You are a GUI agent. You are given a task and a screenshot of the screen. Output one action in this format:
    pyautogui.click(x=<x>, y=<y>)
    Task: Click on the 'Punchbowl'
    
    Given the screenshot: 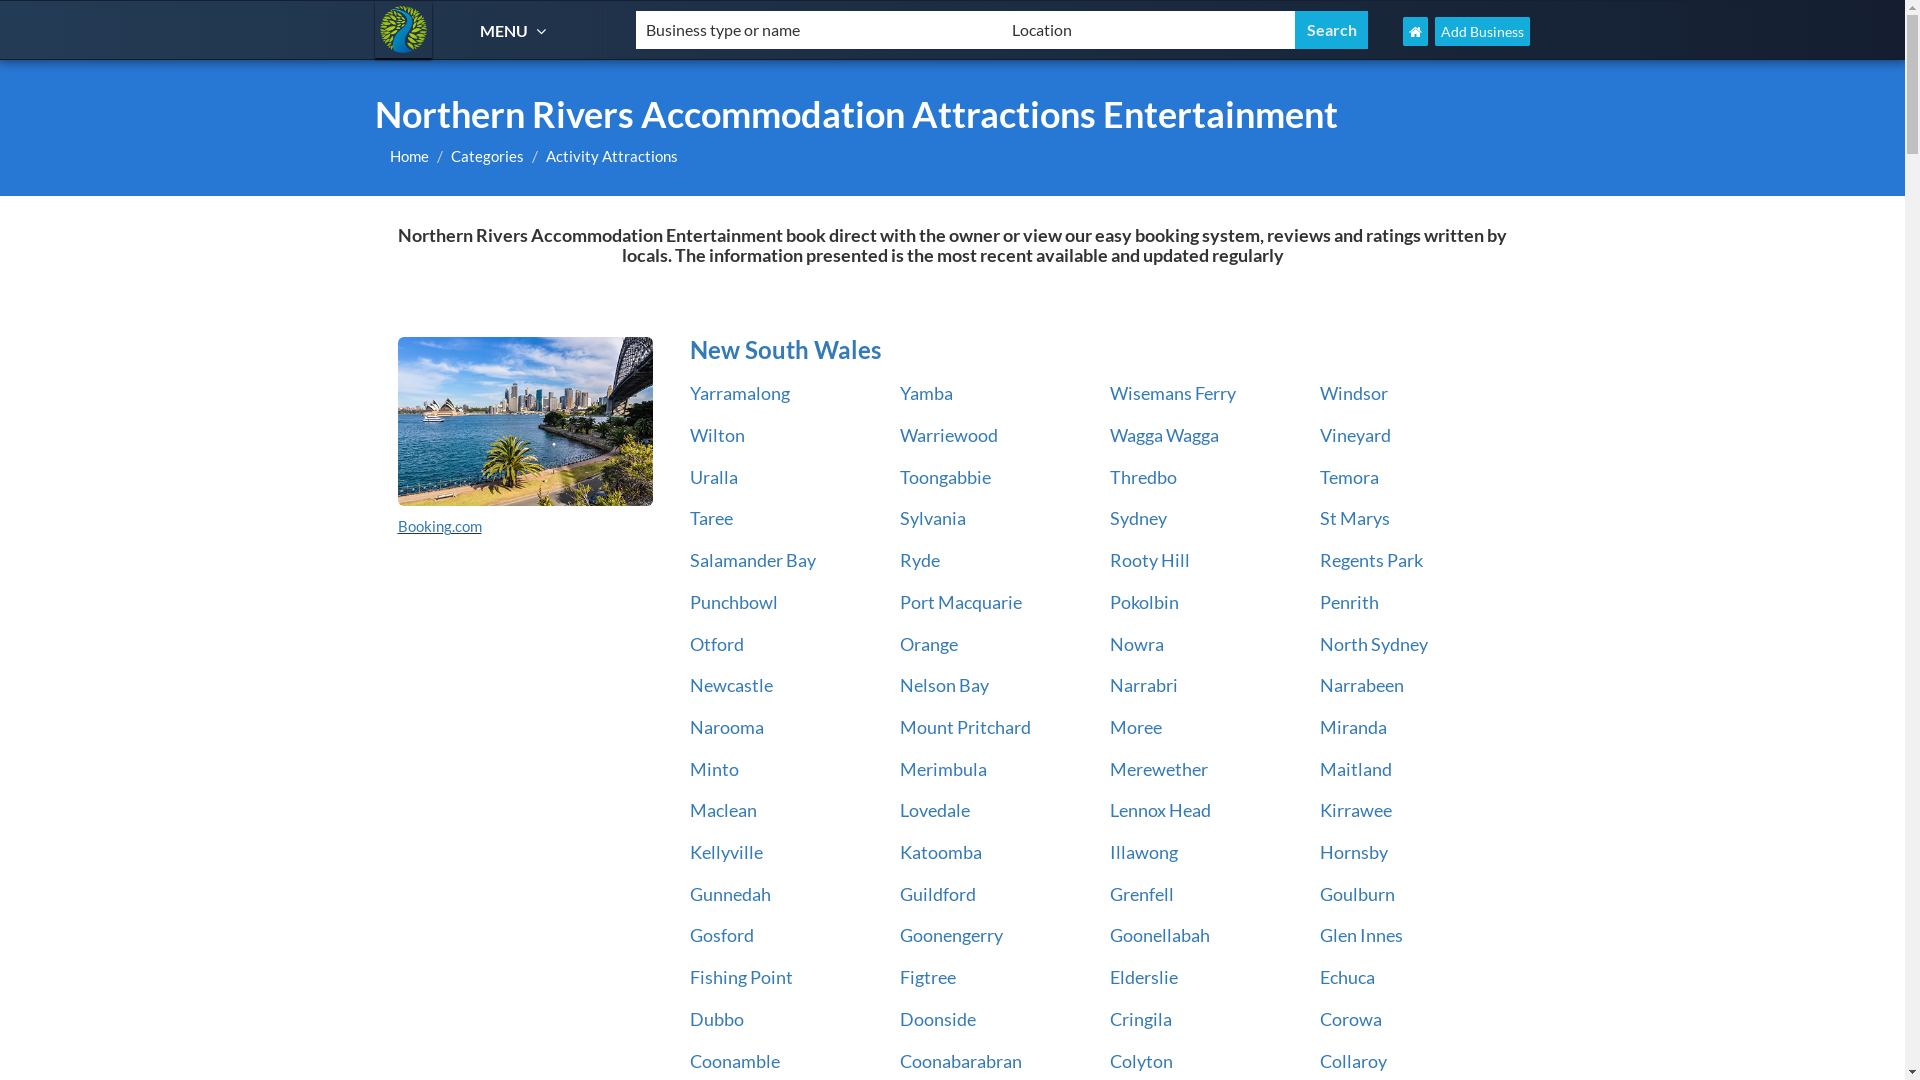 What is the action you would take?
    pyautogui.click(x=690, y=600)
    